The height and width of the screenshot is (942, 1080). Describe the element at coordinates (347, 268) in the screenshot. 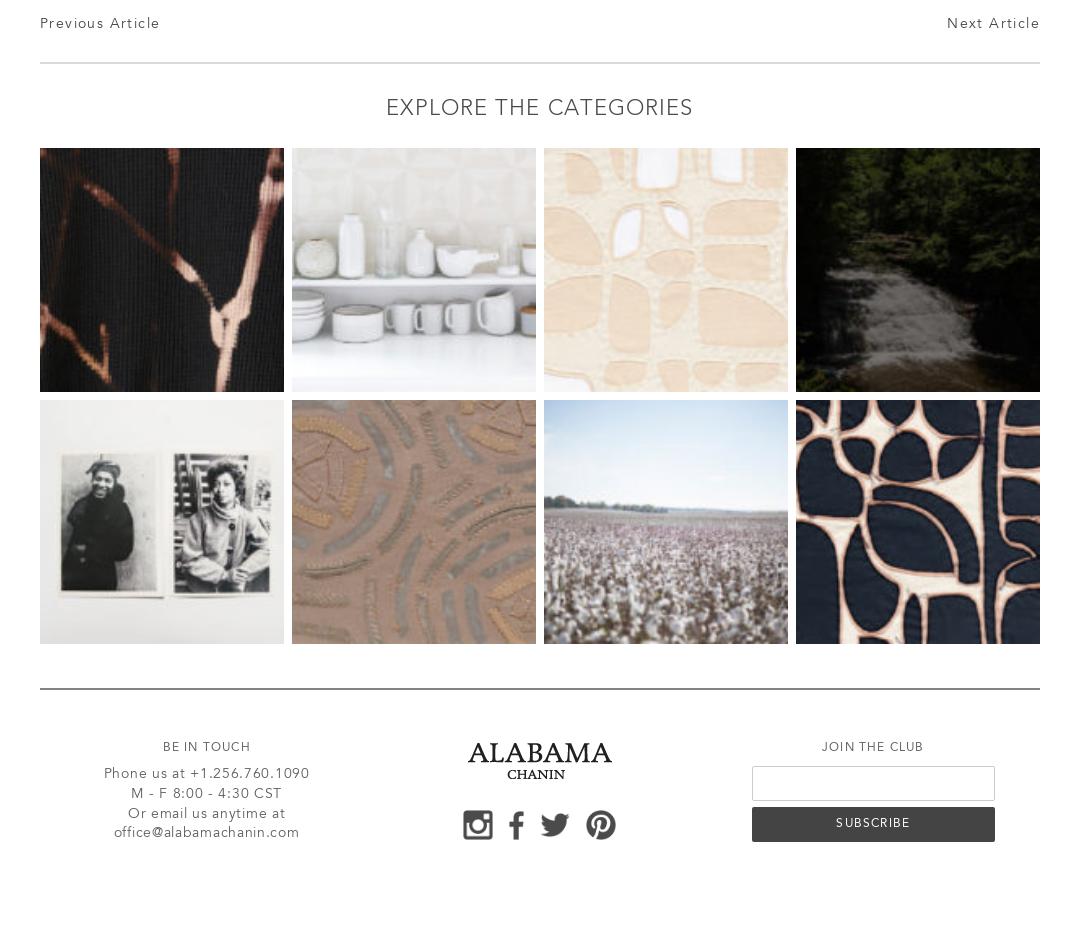

I see `'IN THE KITCHEN'` at that location.